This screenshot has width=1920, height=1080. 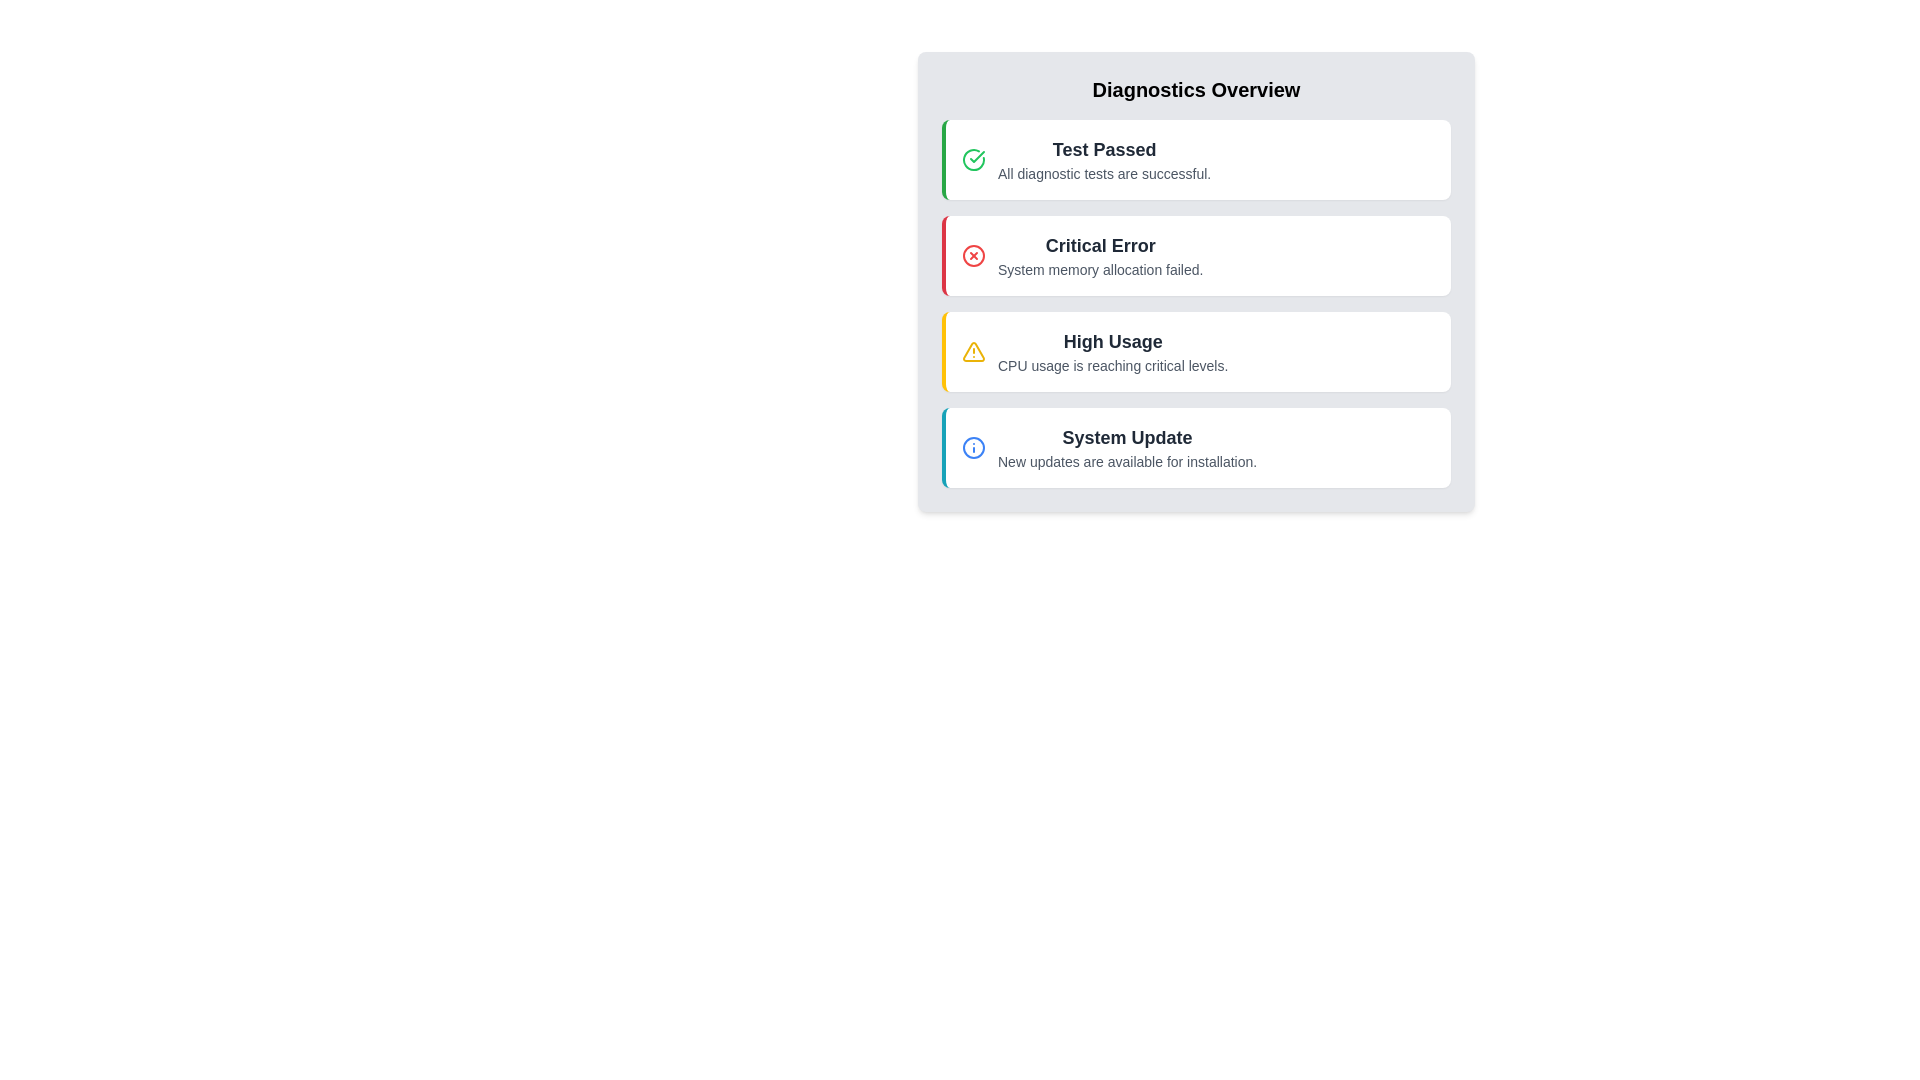 I want to click on the 'Test Passed' icon, which visually indicates that all diagnostic tests were successful, located at the left side of the corresponding list item, so click(x=974, y=158).